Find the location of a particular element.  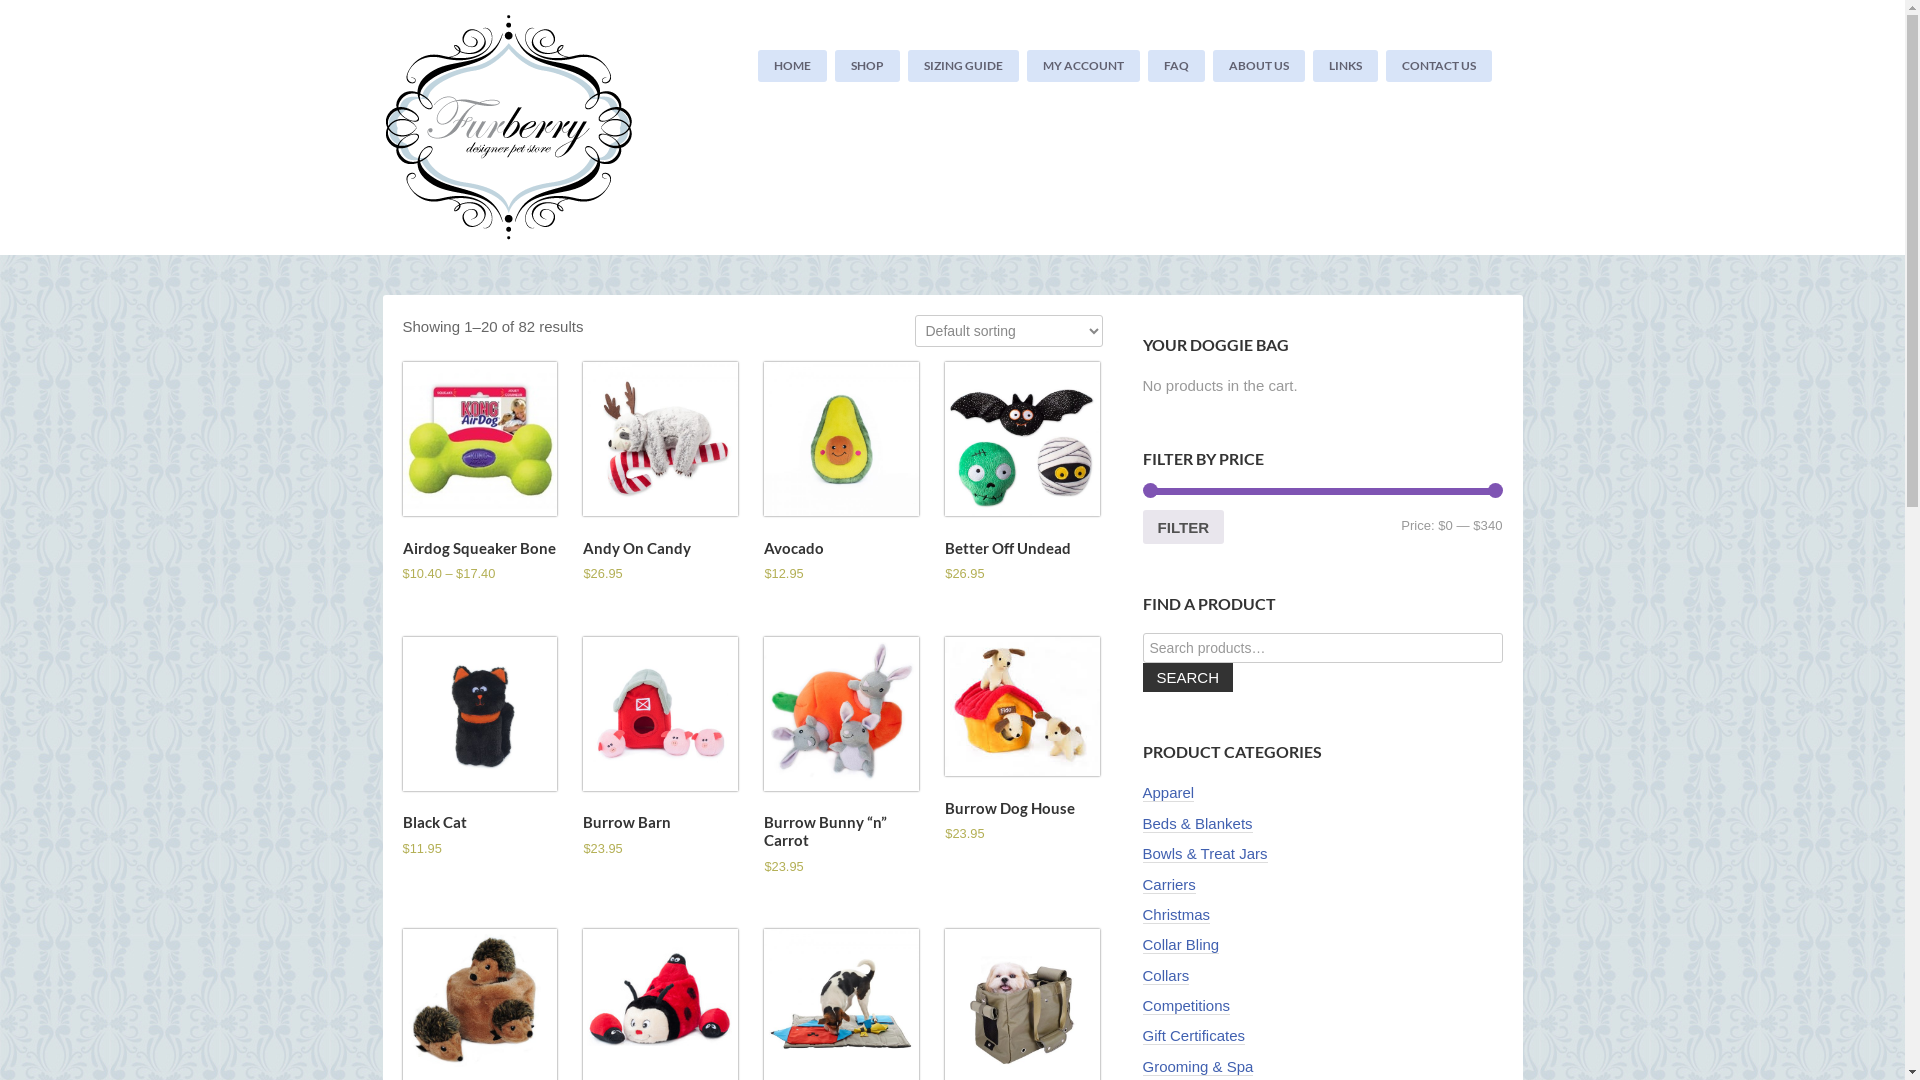

'Carriers' is located at coordinates (1168, 883).